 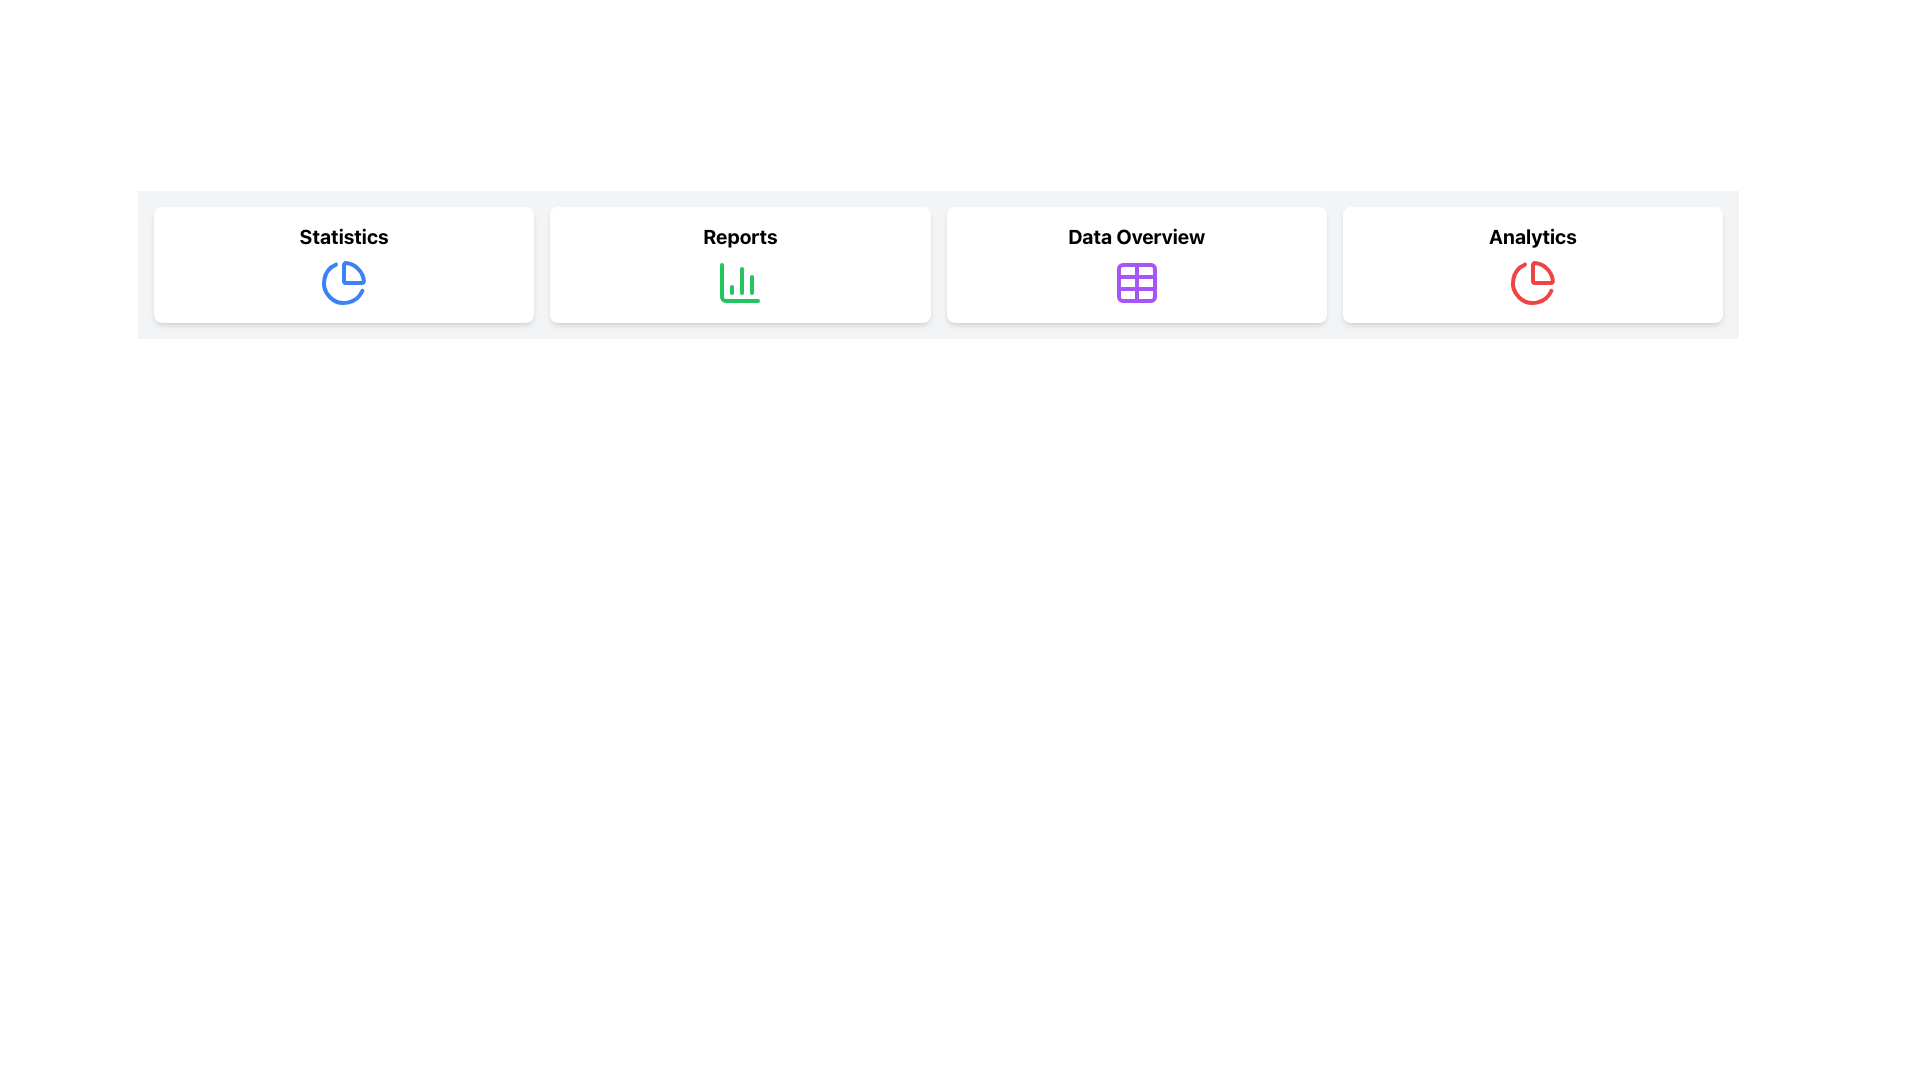 What do you see at coordinates (739, 264) in the screenshot?
I see `the 'Reports' card component, which is the second card from the left in a grid layout, to interact with it` at bounding box center [739, 264].